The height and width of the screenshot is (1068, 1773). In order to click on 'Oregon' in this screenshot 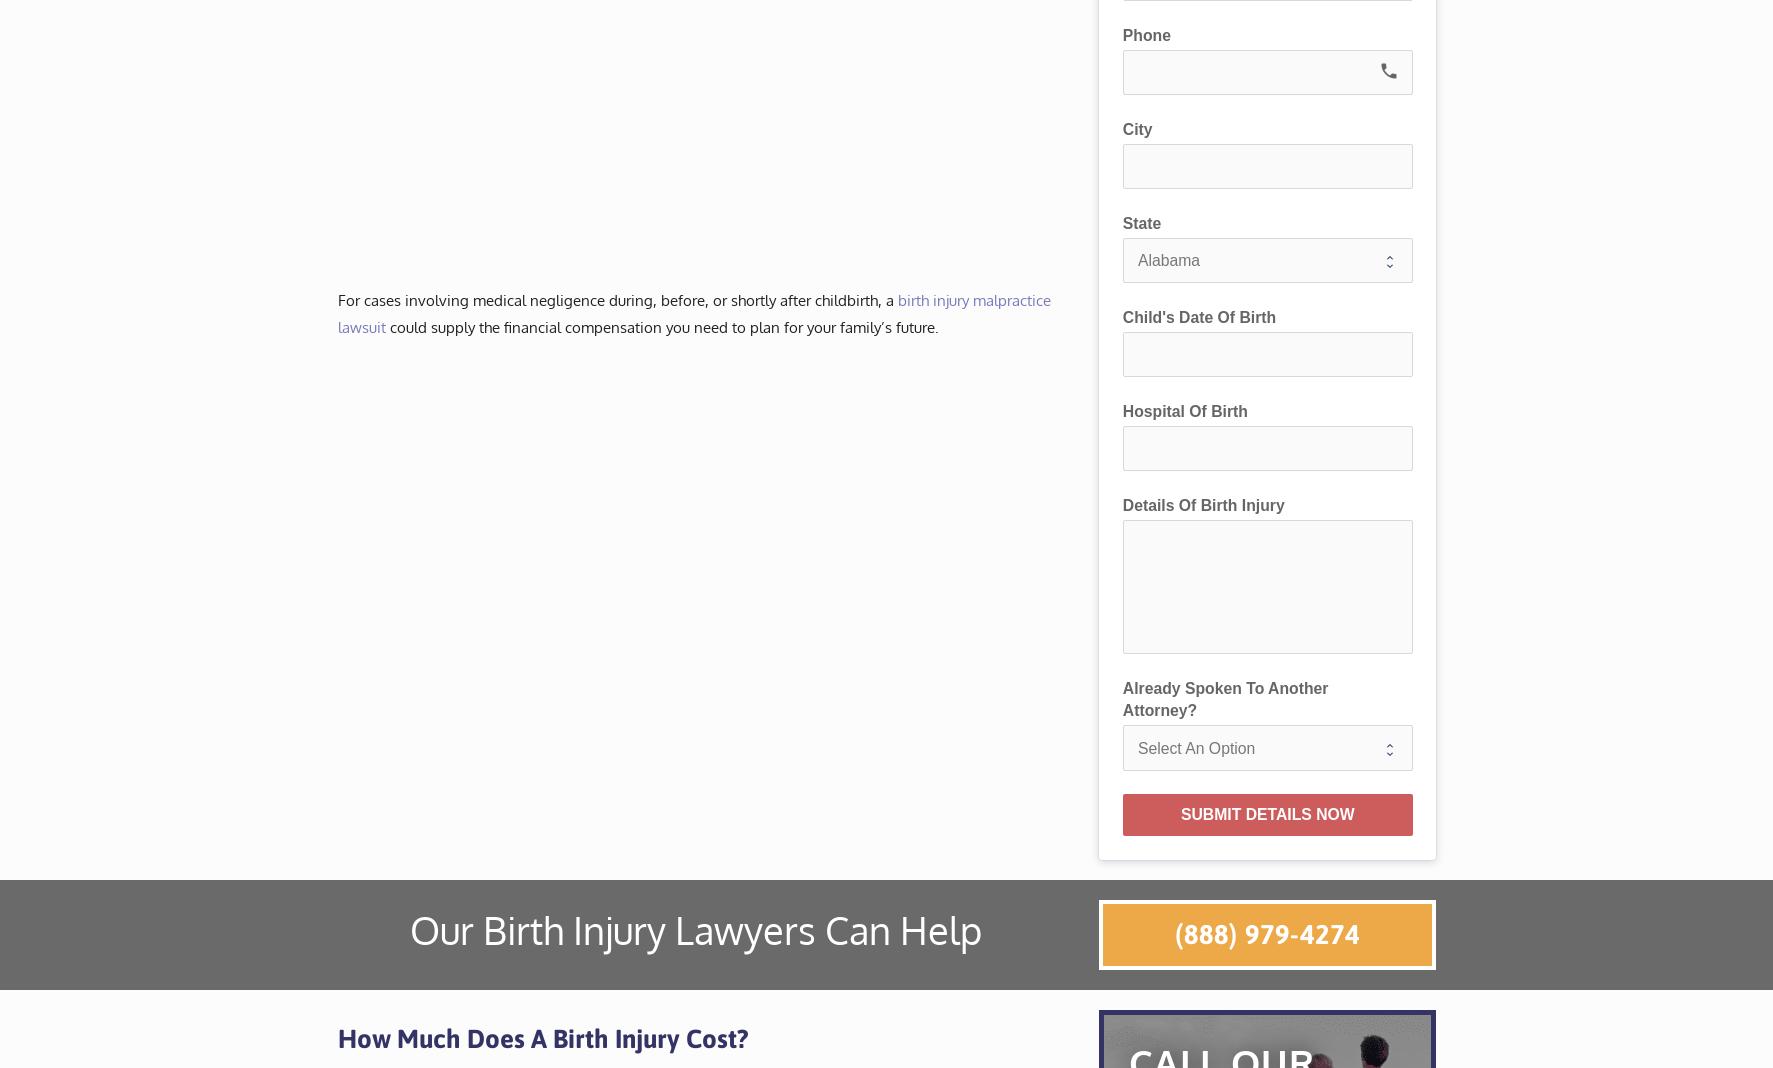, I will do `click(896, 737)`.